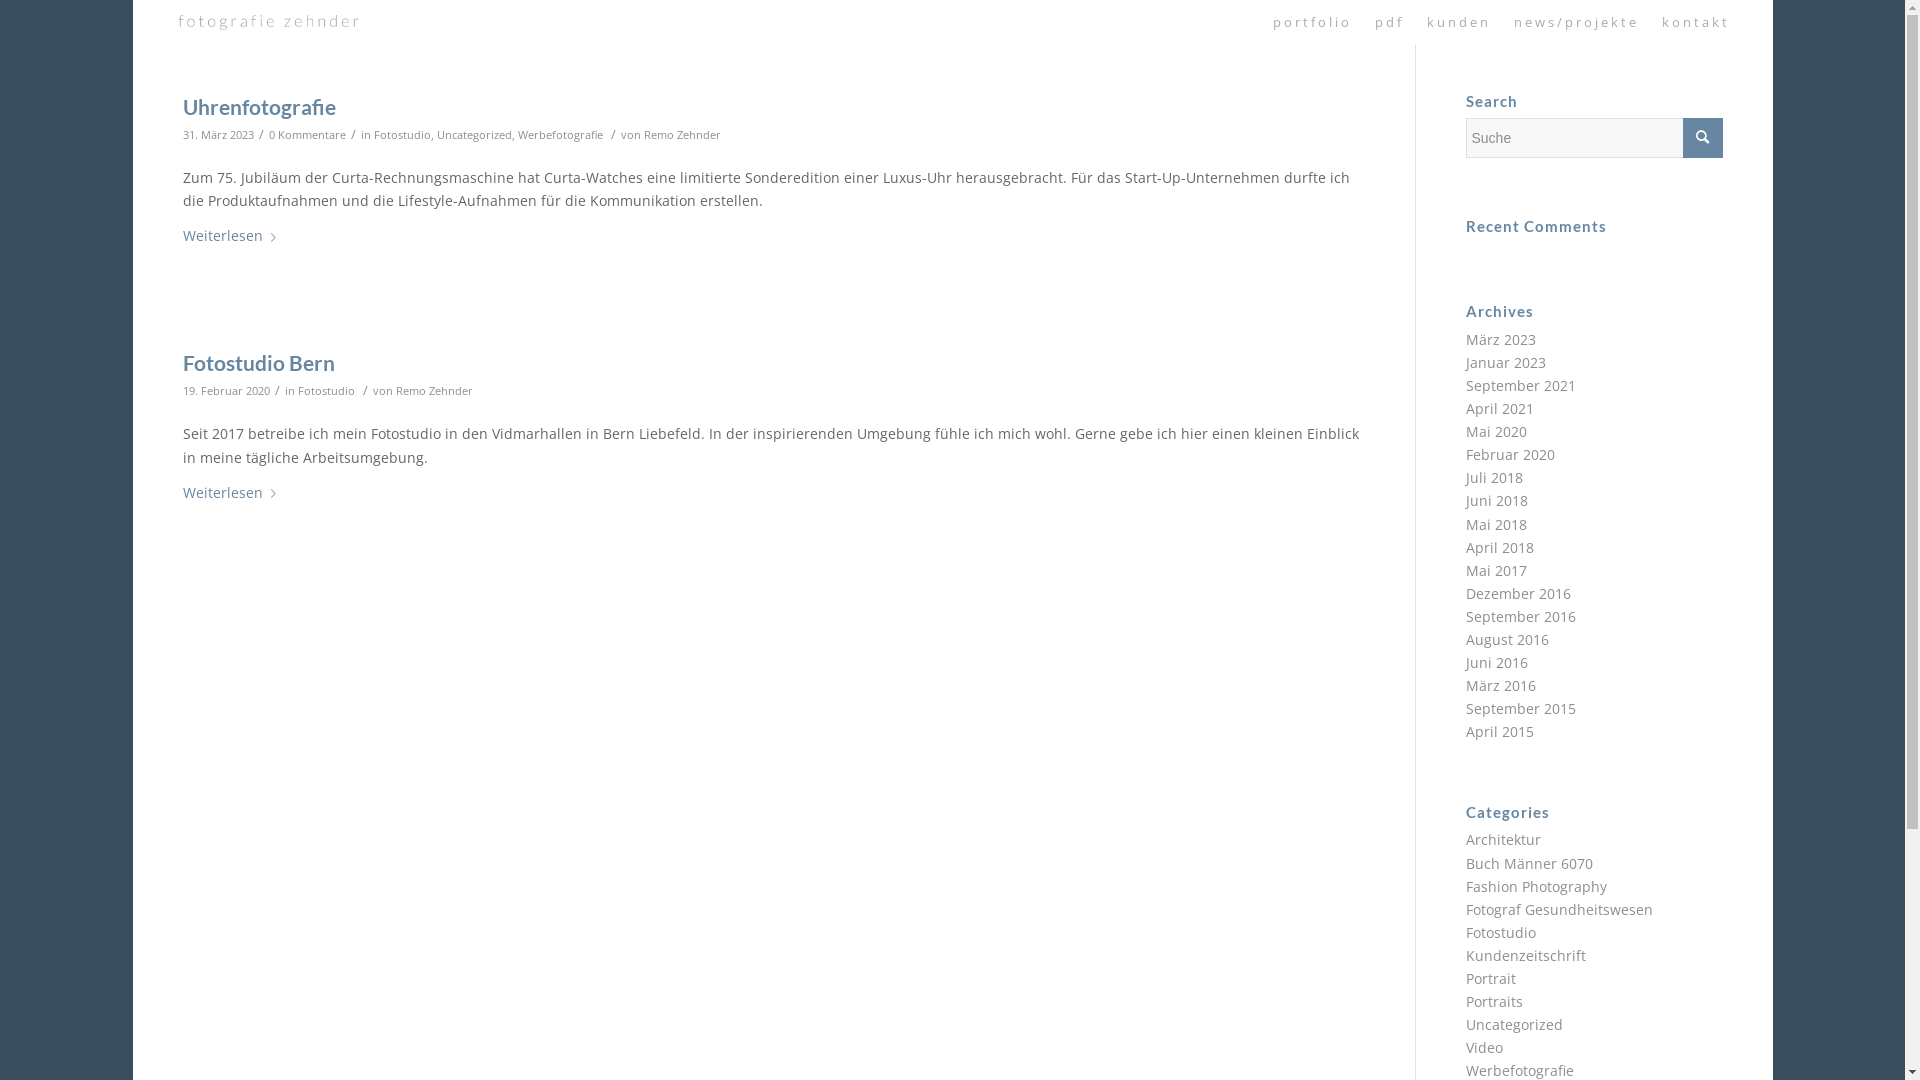 The height and width of the screenshot is (1080, 1920). Describe the element at coordinates (560, 134) in the screenshot. I see `'Werbefotografie'` at that location.